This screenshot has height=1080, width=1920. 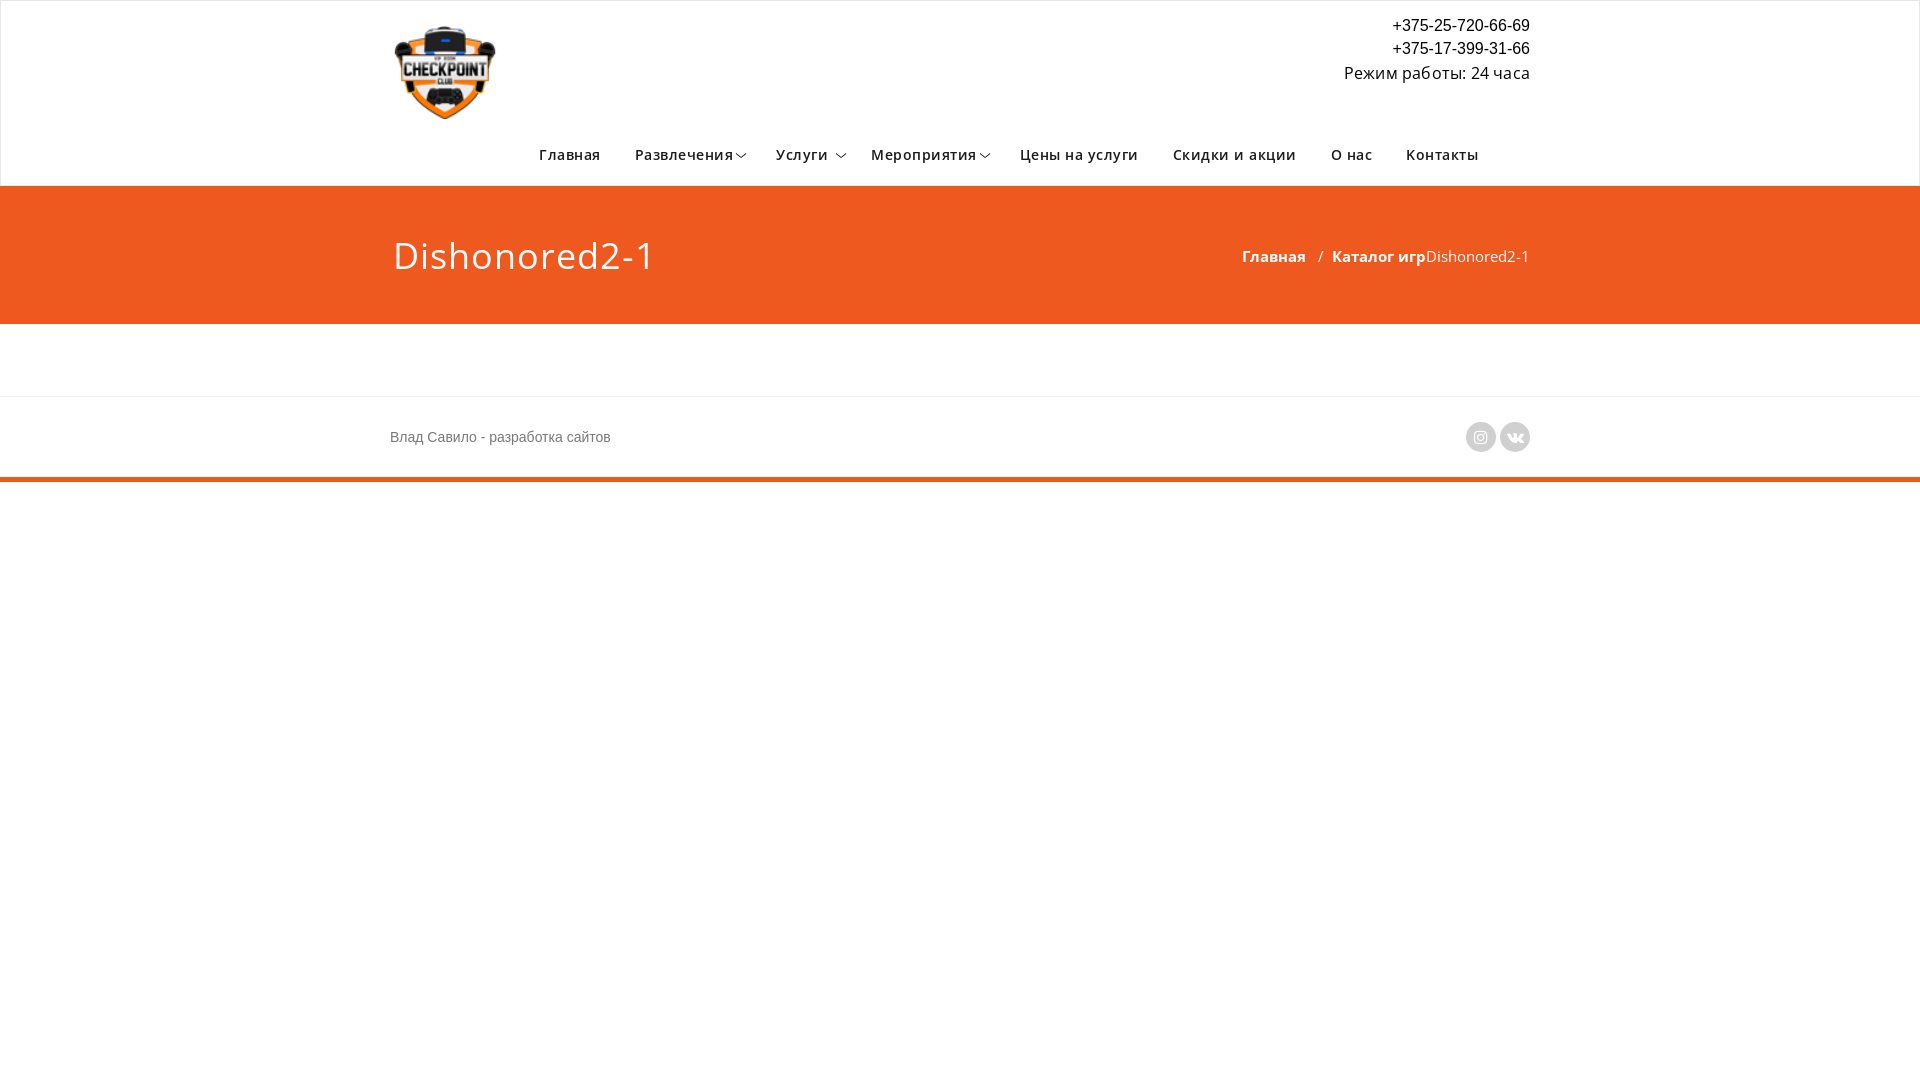 I want to click on '+375-17-399-31-66', so click(x=1435, y=48).